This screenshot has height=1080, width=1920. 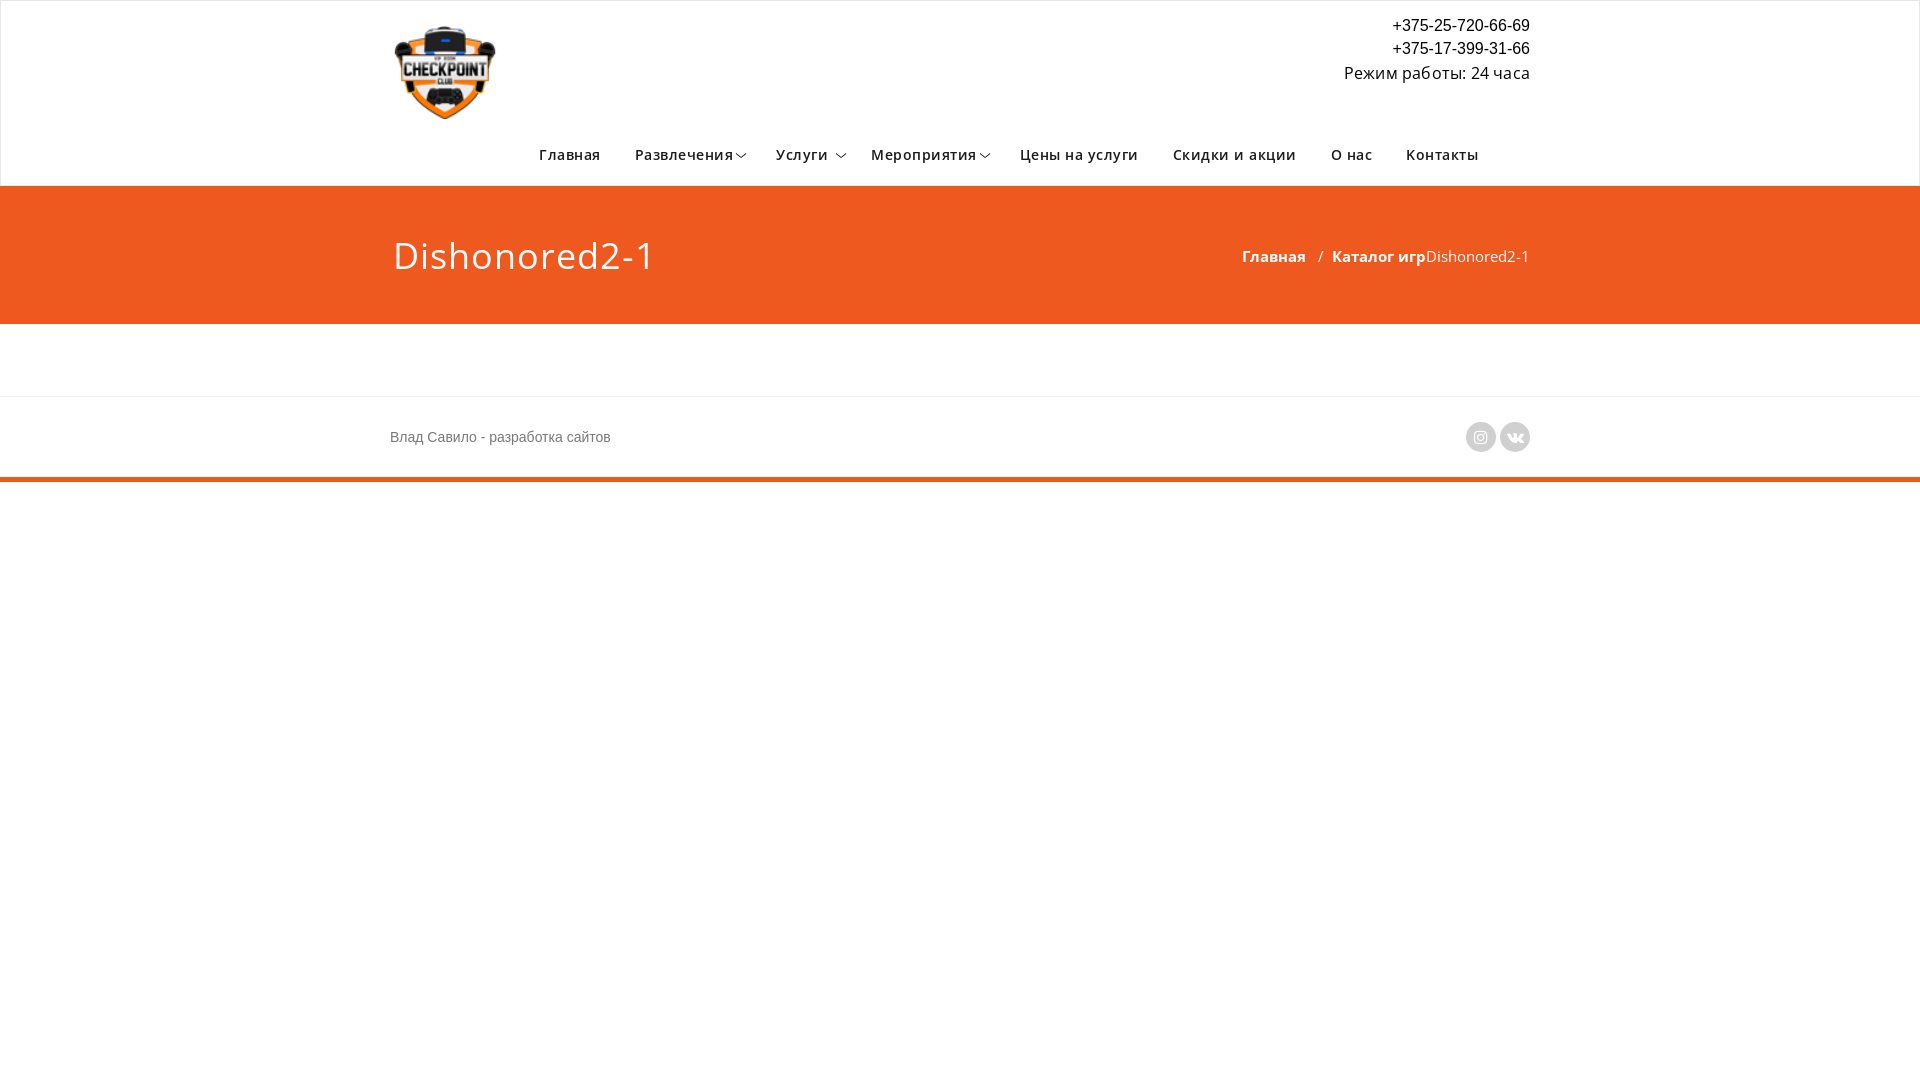 I want to click on '+375-17-399-31-66', so click(x=1435, y=48).